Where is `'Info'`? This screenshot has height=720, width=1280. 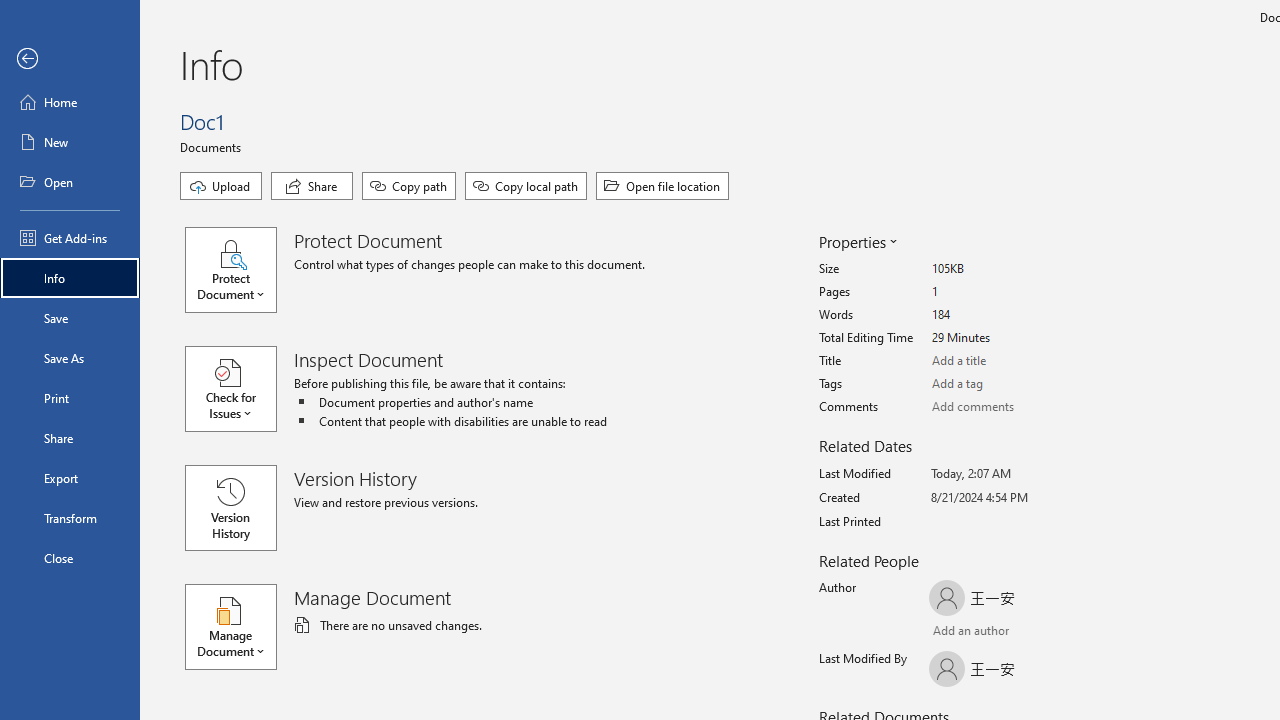
'Info' is located at coordinates (69, 277).